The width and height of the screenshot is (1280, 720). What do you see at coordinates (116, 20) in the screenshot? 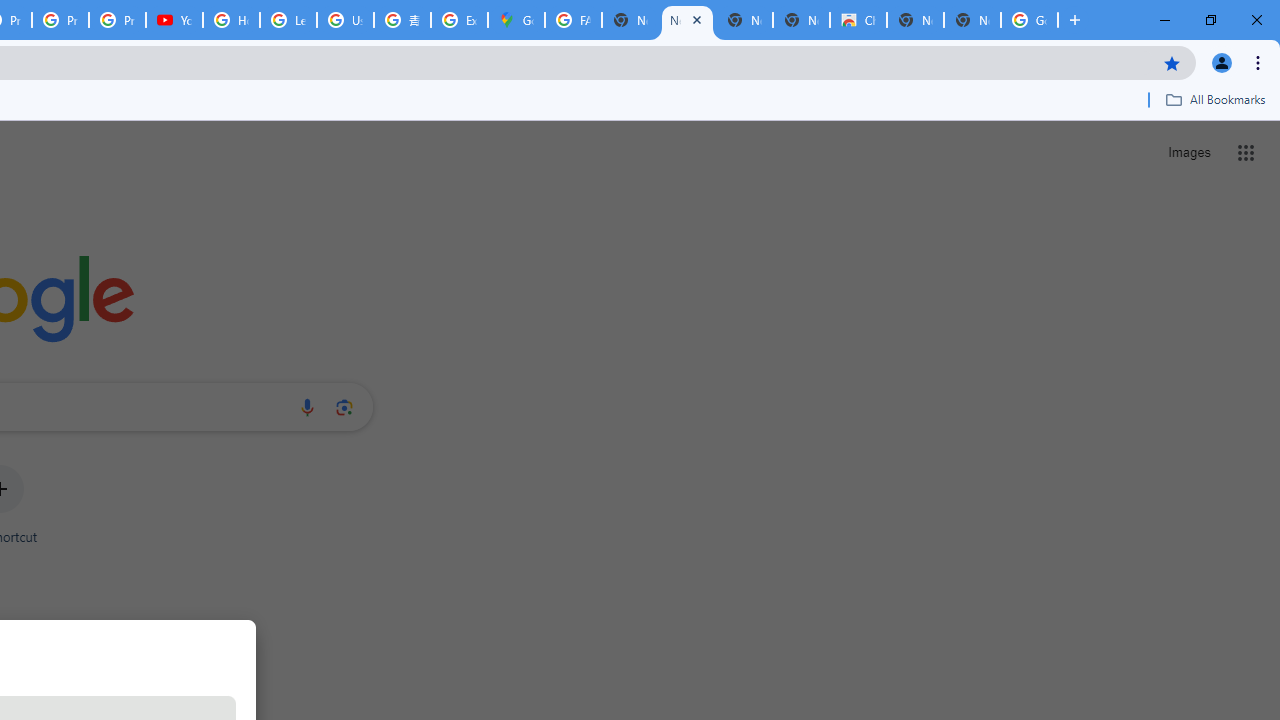
I see `'Privacy Checkup'` at bounding box center [116, 20].